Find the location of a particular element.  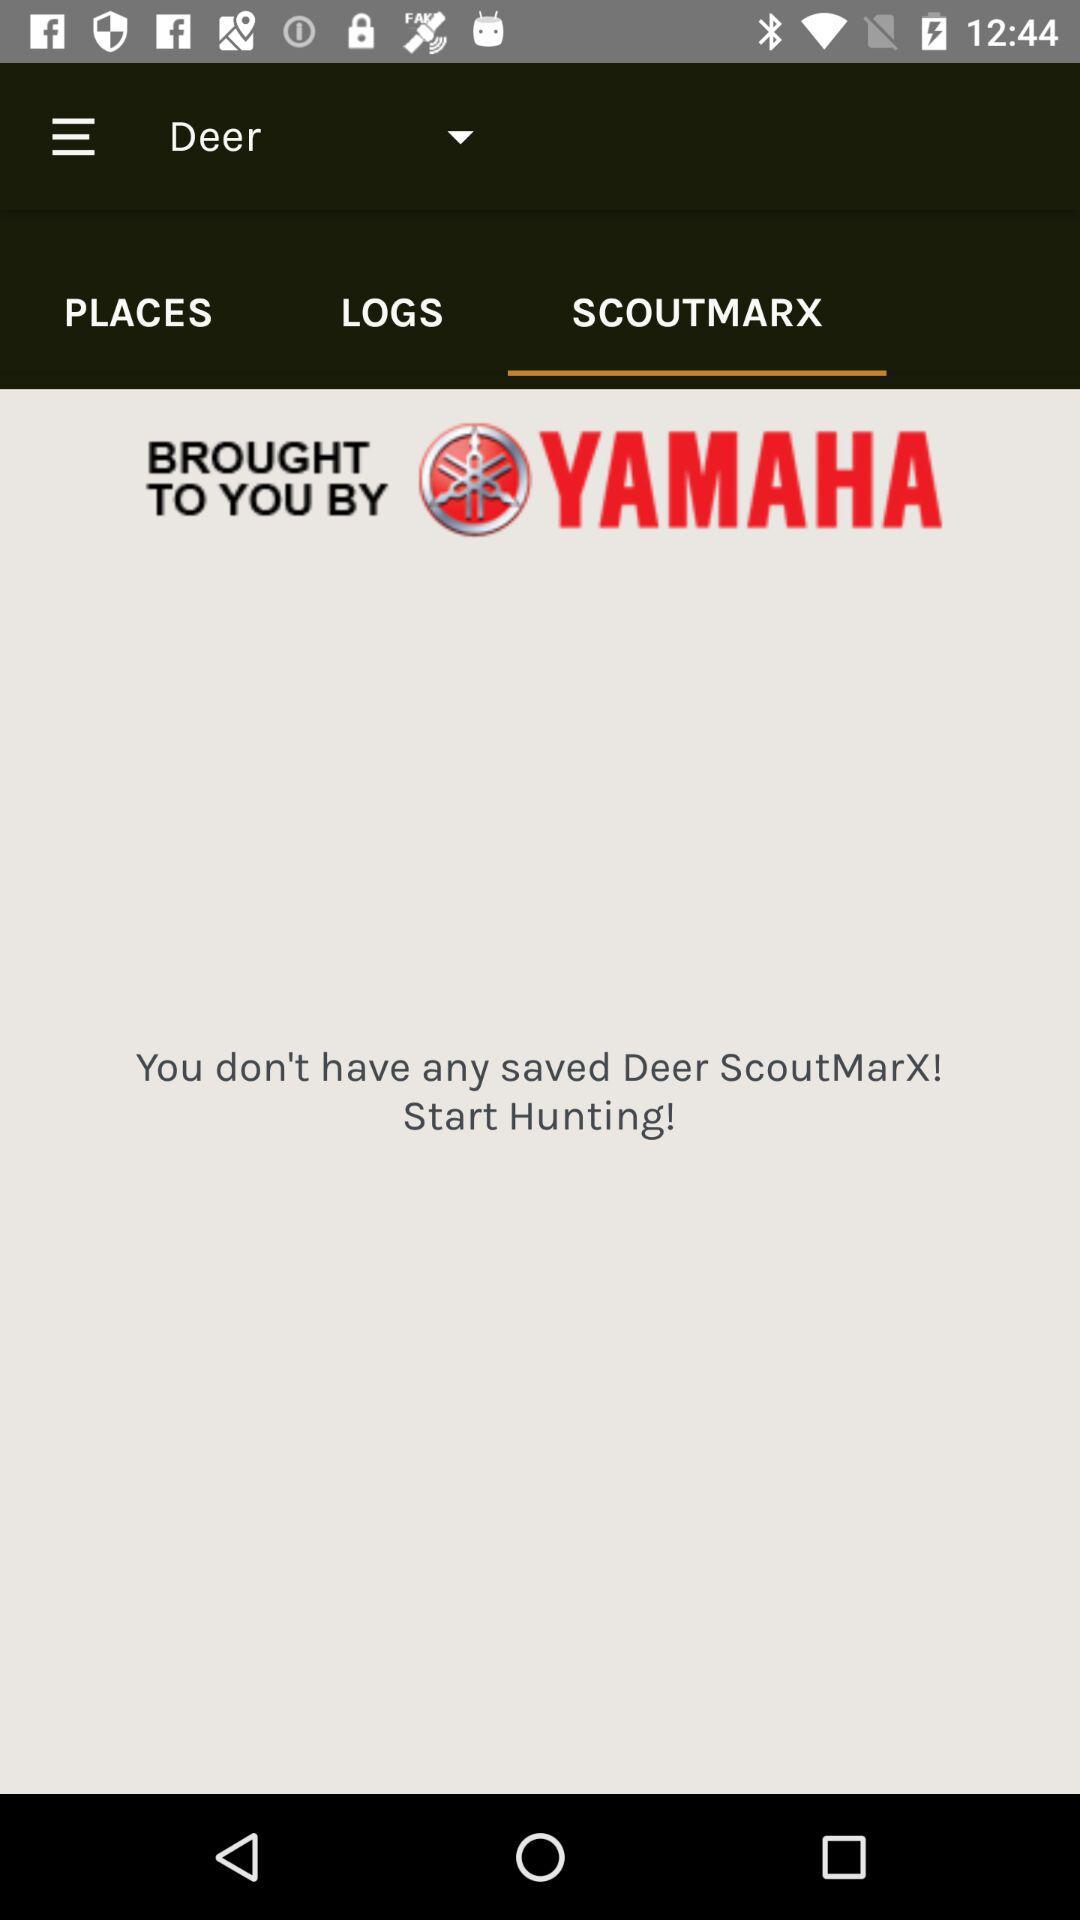

sponsor banner is located at coordinates (540, 481).